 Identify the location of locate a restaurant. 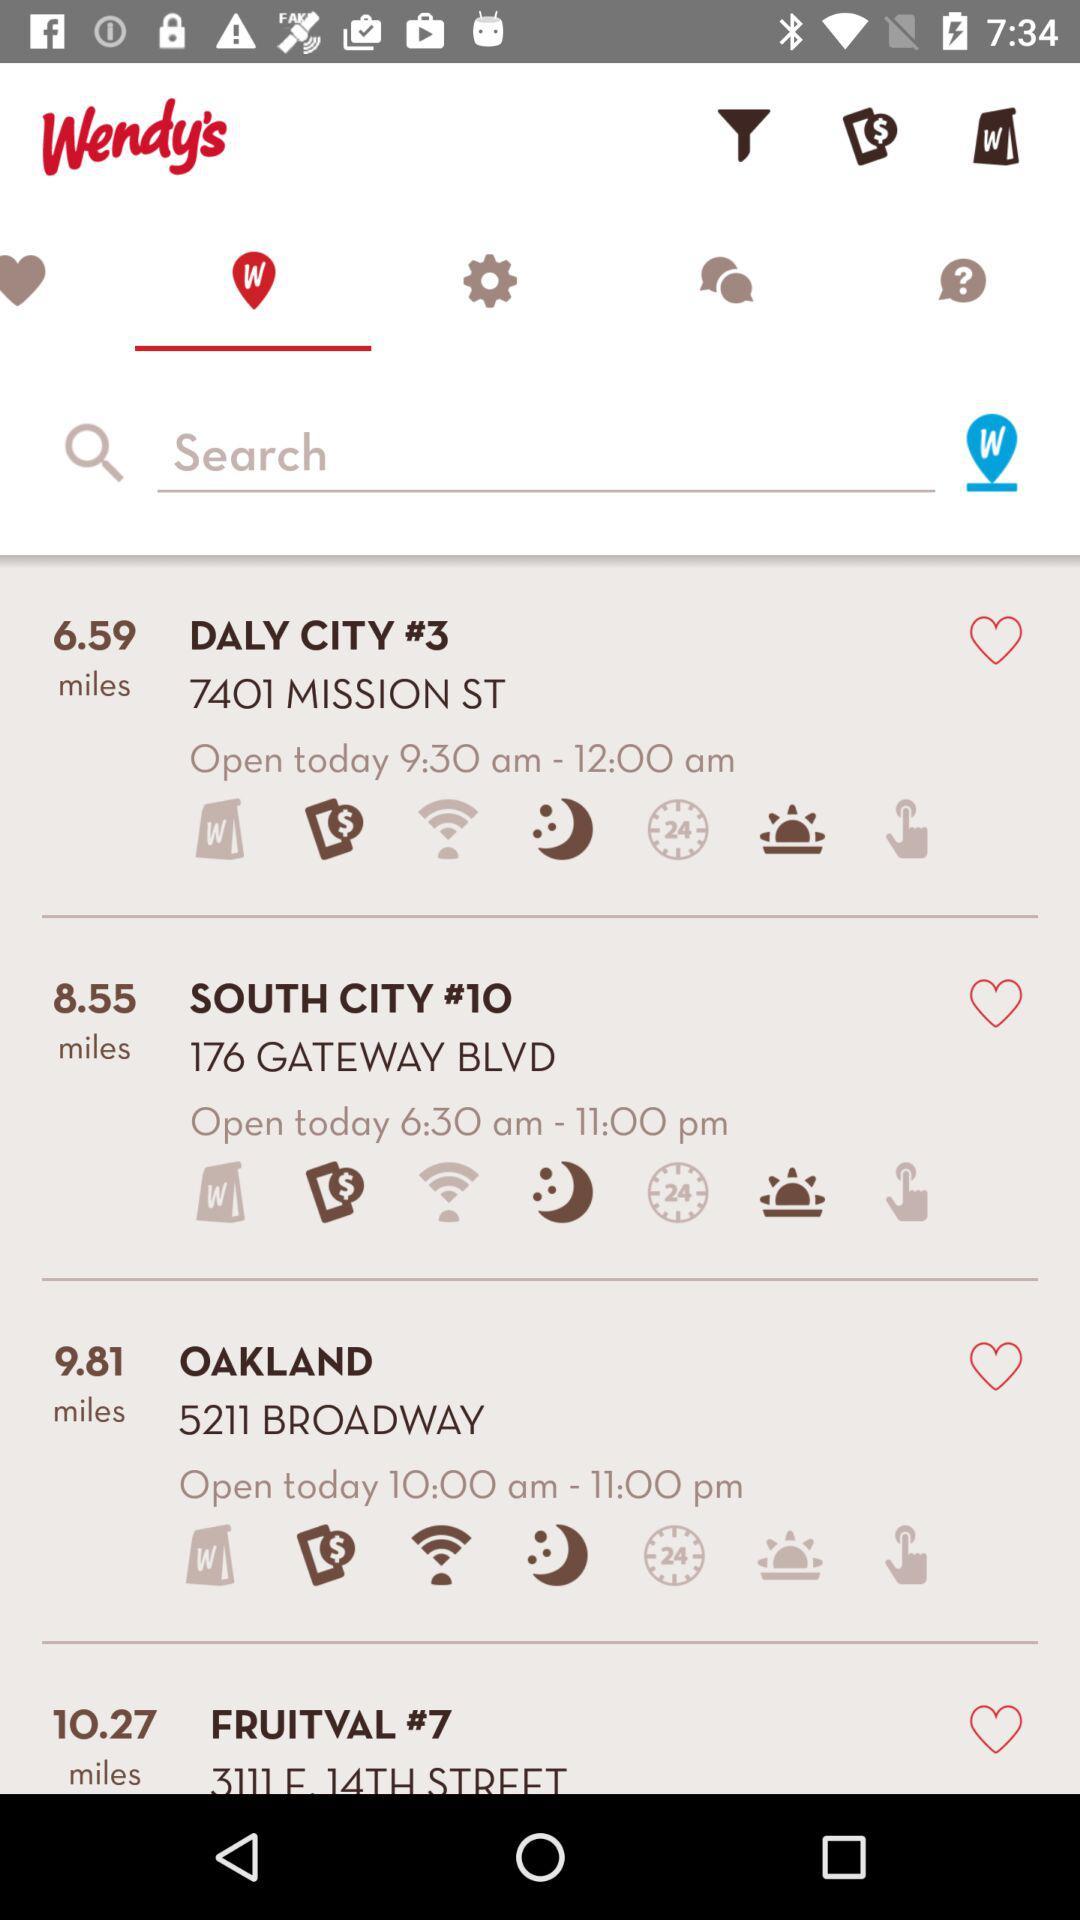
(252, 279).